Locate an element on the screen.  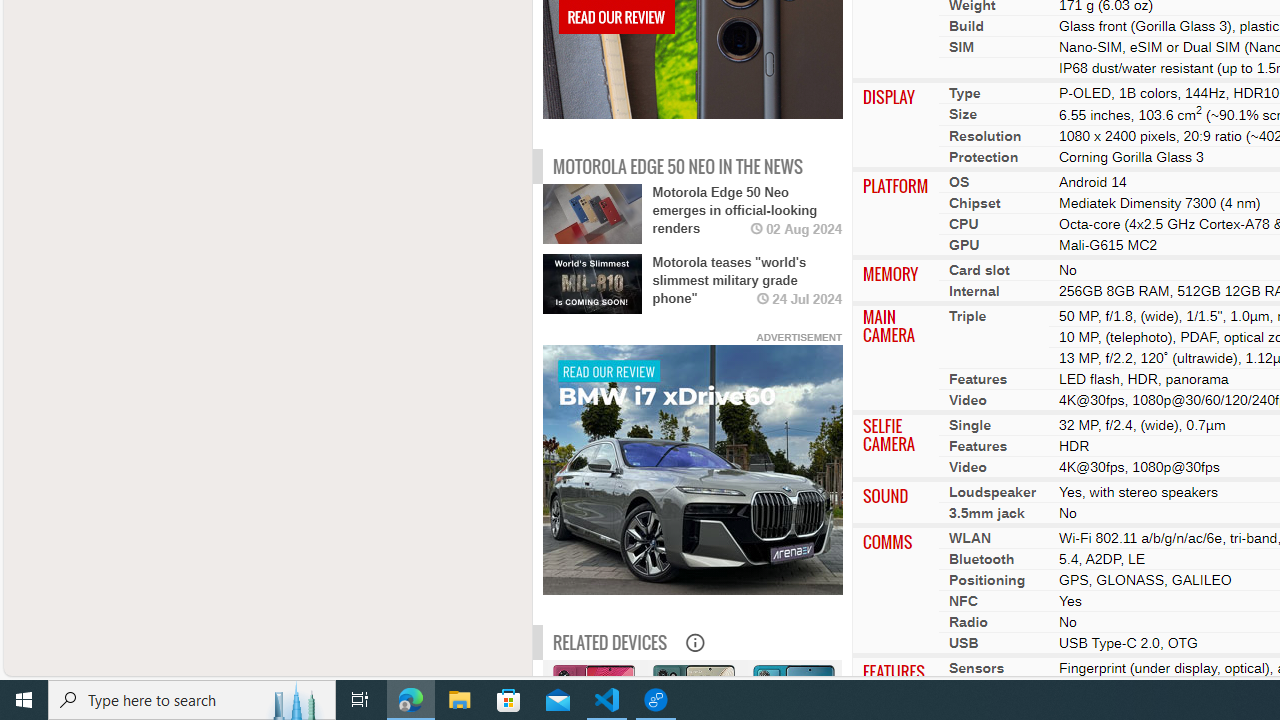
'Positioning' is located at coordinates (987, 579).